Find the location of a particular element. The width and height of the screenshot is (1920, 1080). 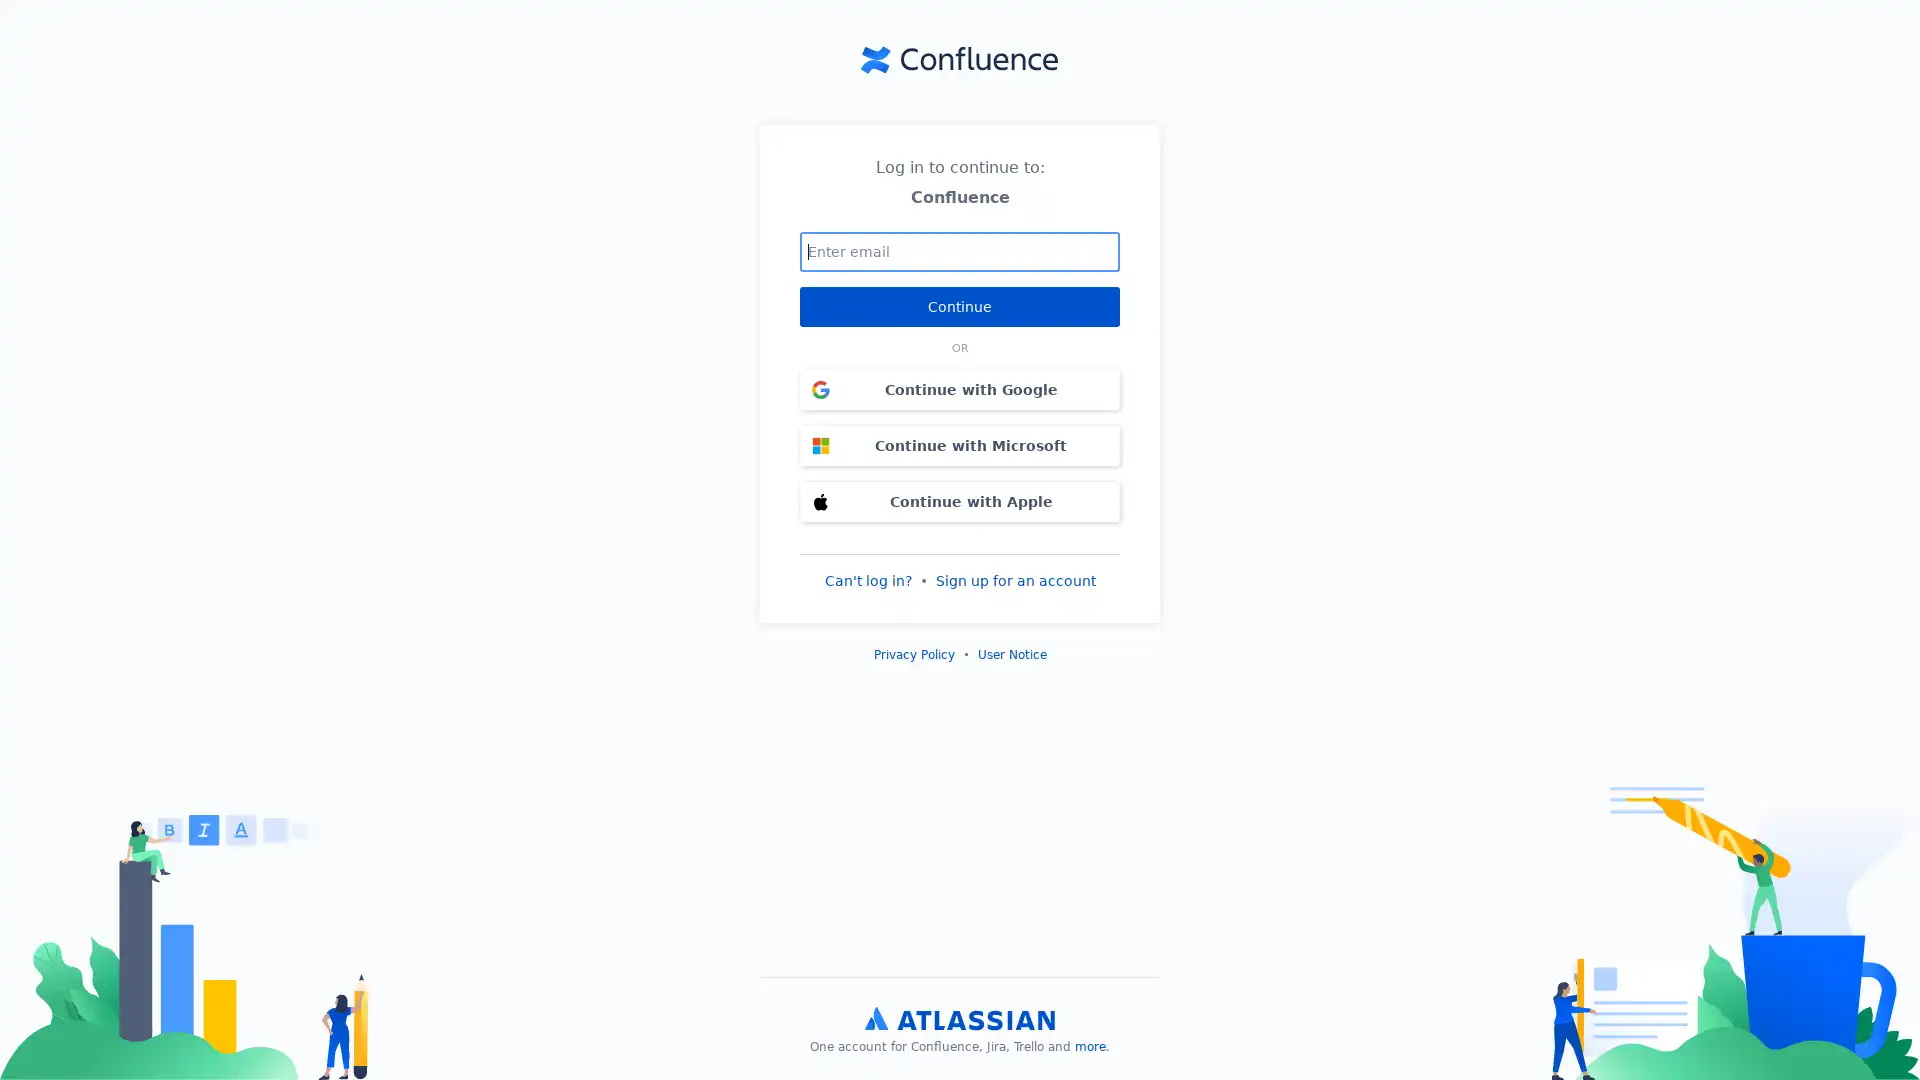

Continue is located at coordinates (960, 305).